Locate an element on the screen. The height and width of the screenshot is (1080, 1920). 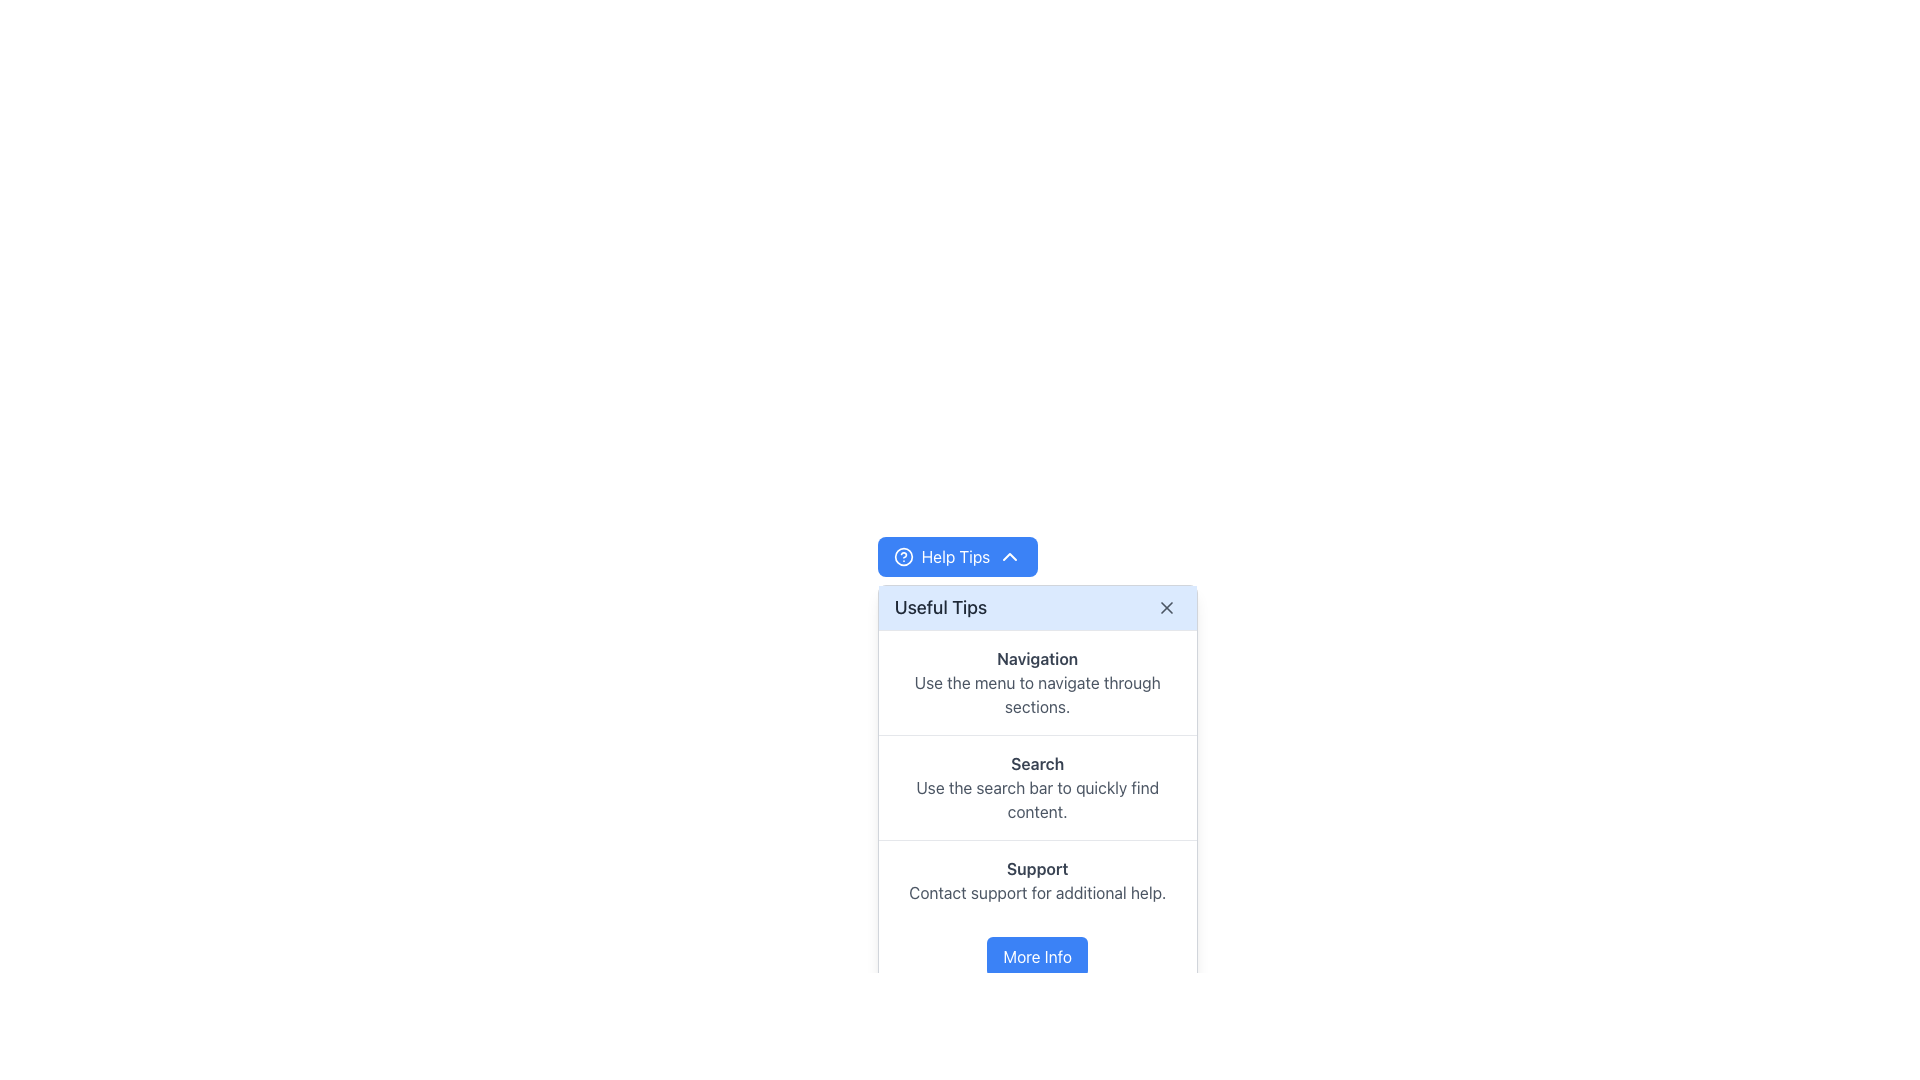
the blue downward-pointing chevron arrow icon located next to the 'Help Tips' label within the button is located at coordinates (1010, 556).